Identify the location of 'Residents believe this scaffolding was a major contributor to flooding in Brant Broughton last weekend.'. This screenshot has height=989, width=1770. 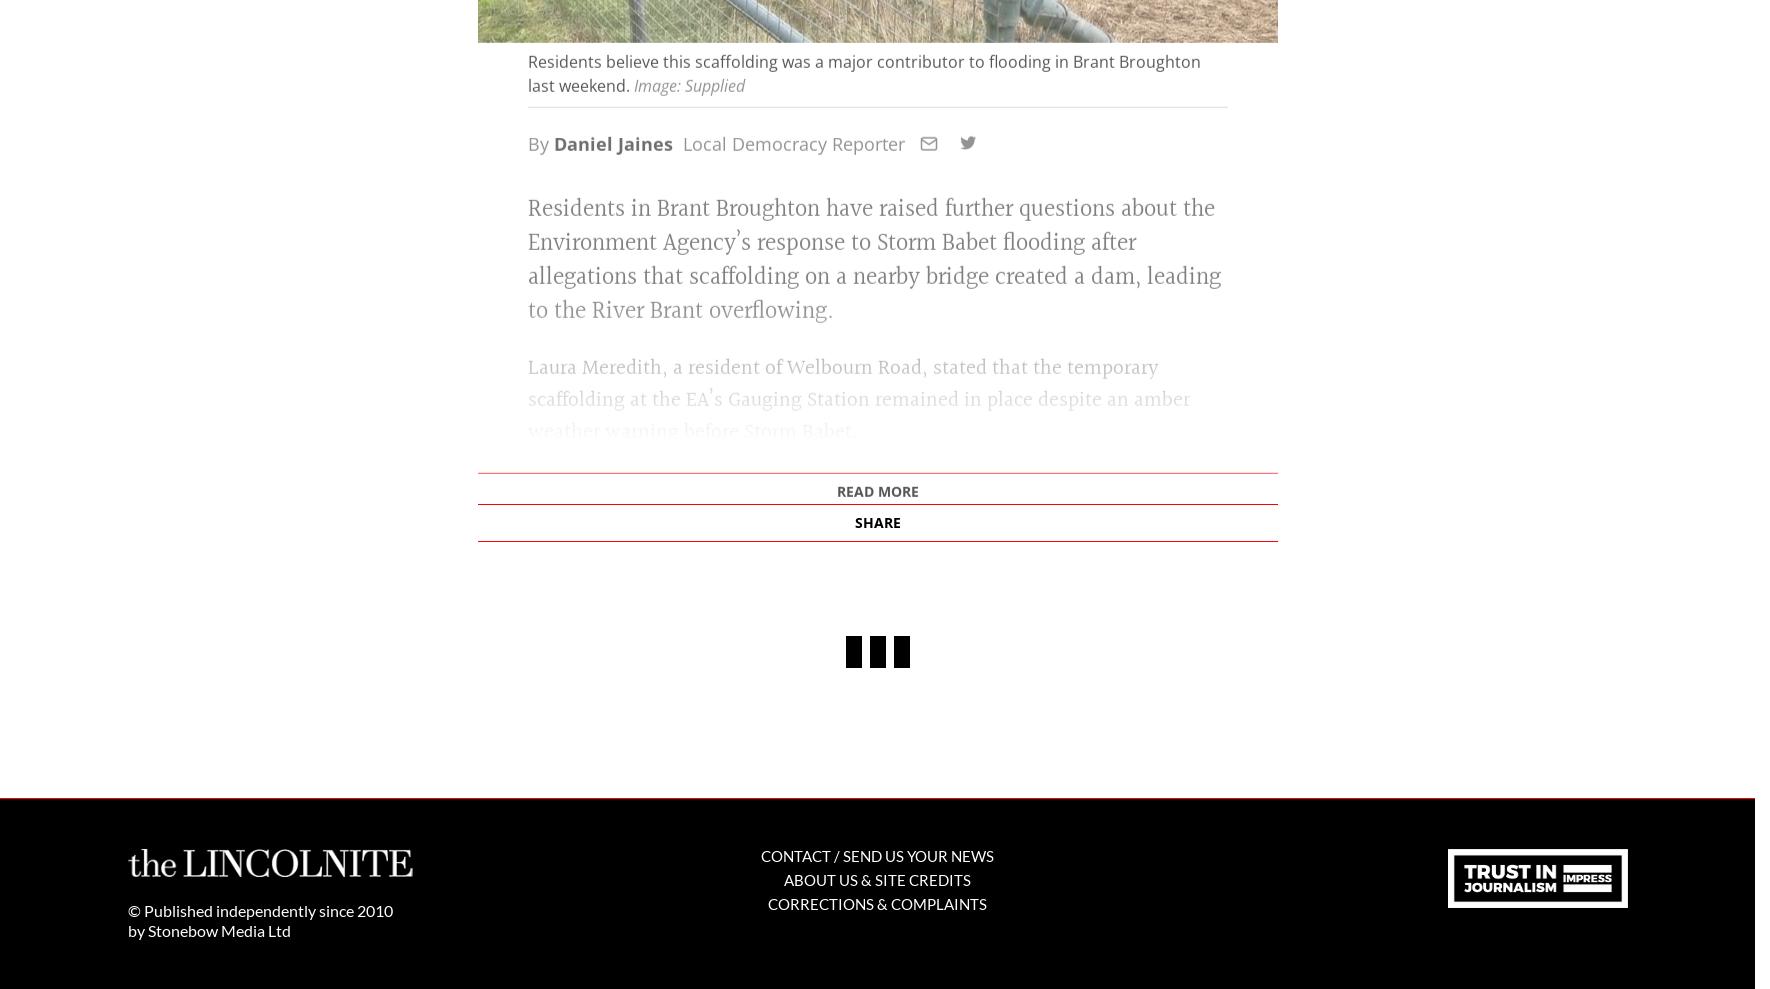
(863, 378).